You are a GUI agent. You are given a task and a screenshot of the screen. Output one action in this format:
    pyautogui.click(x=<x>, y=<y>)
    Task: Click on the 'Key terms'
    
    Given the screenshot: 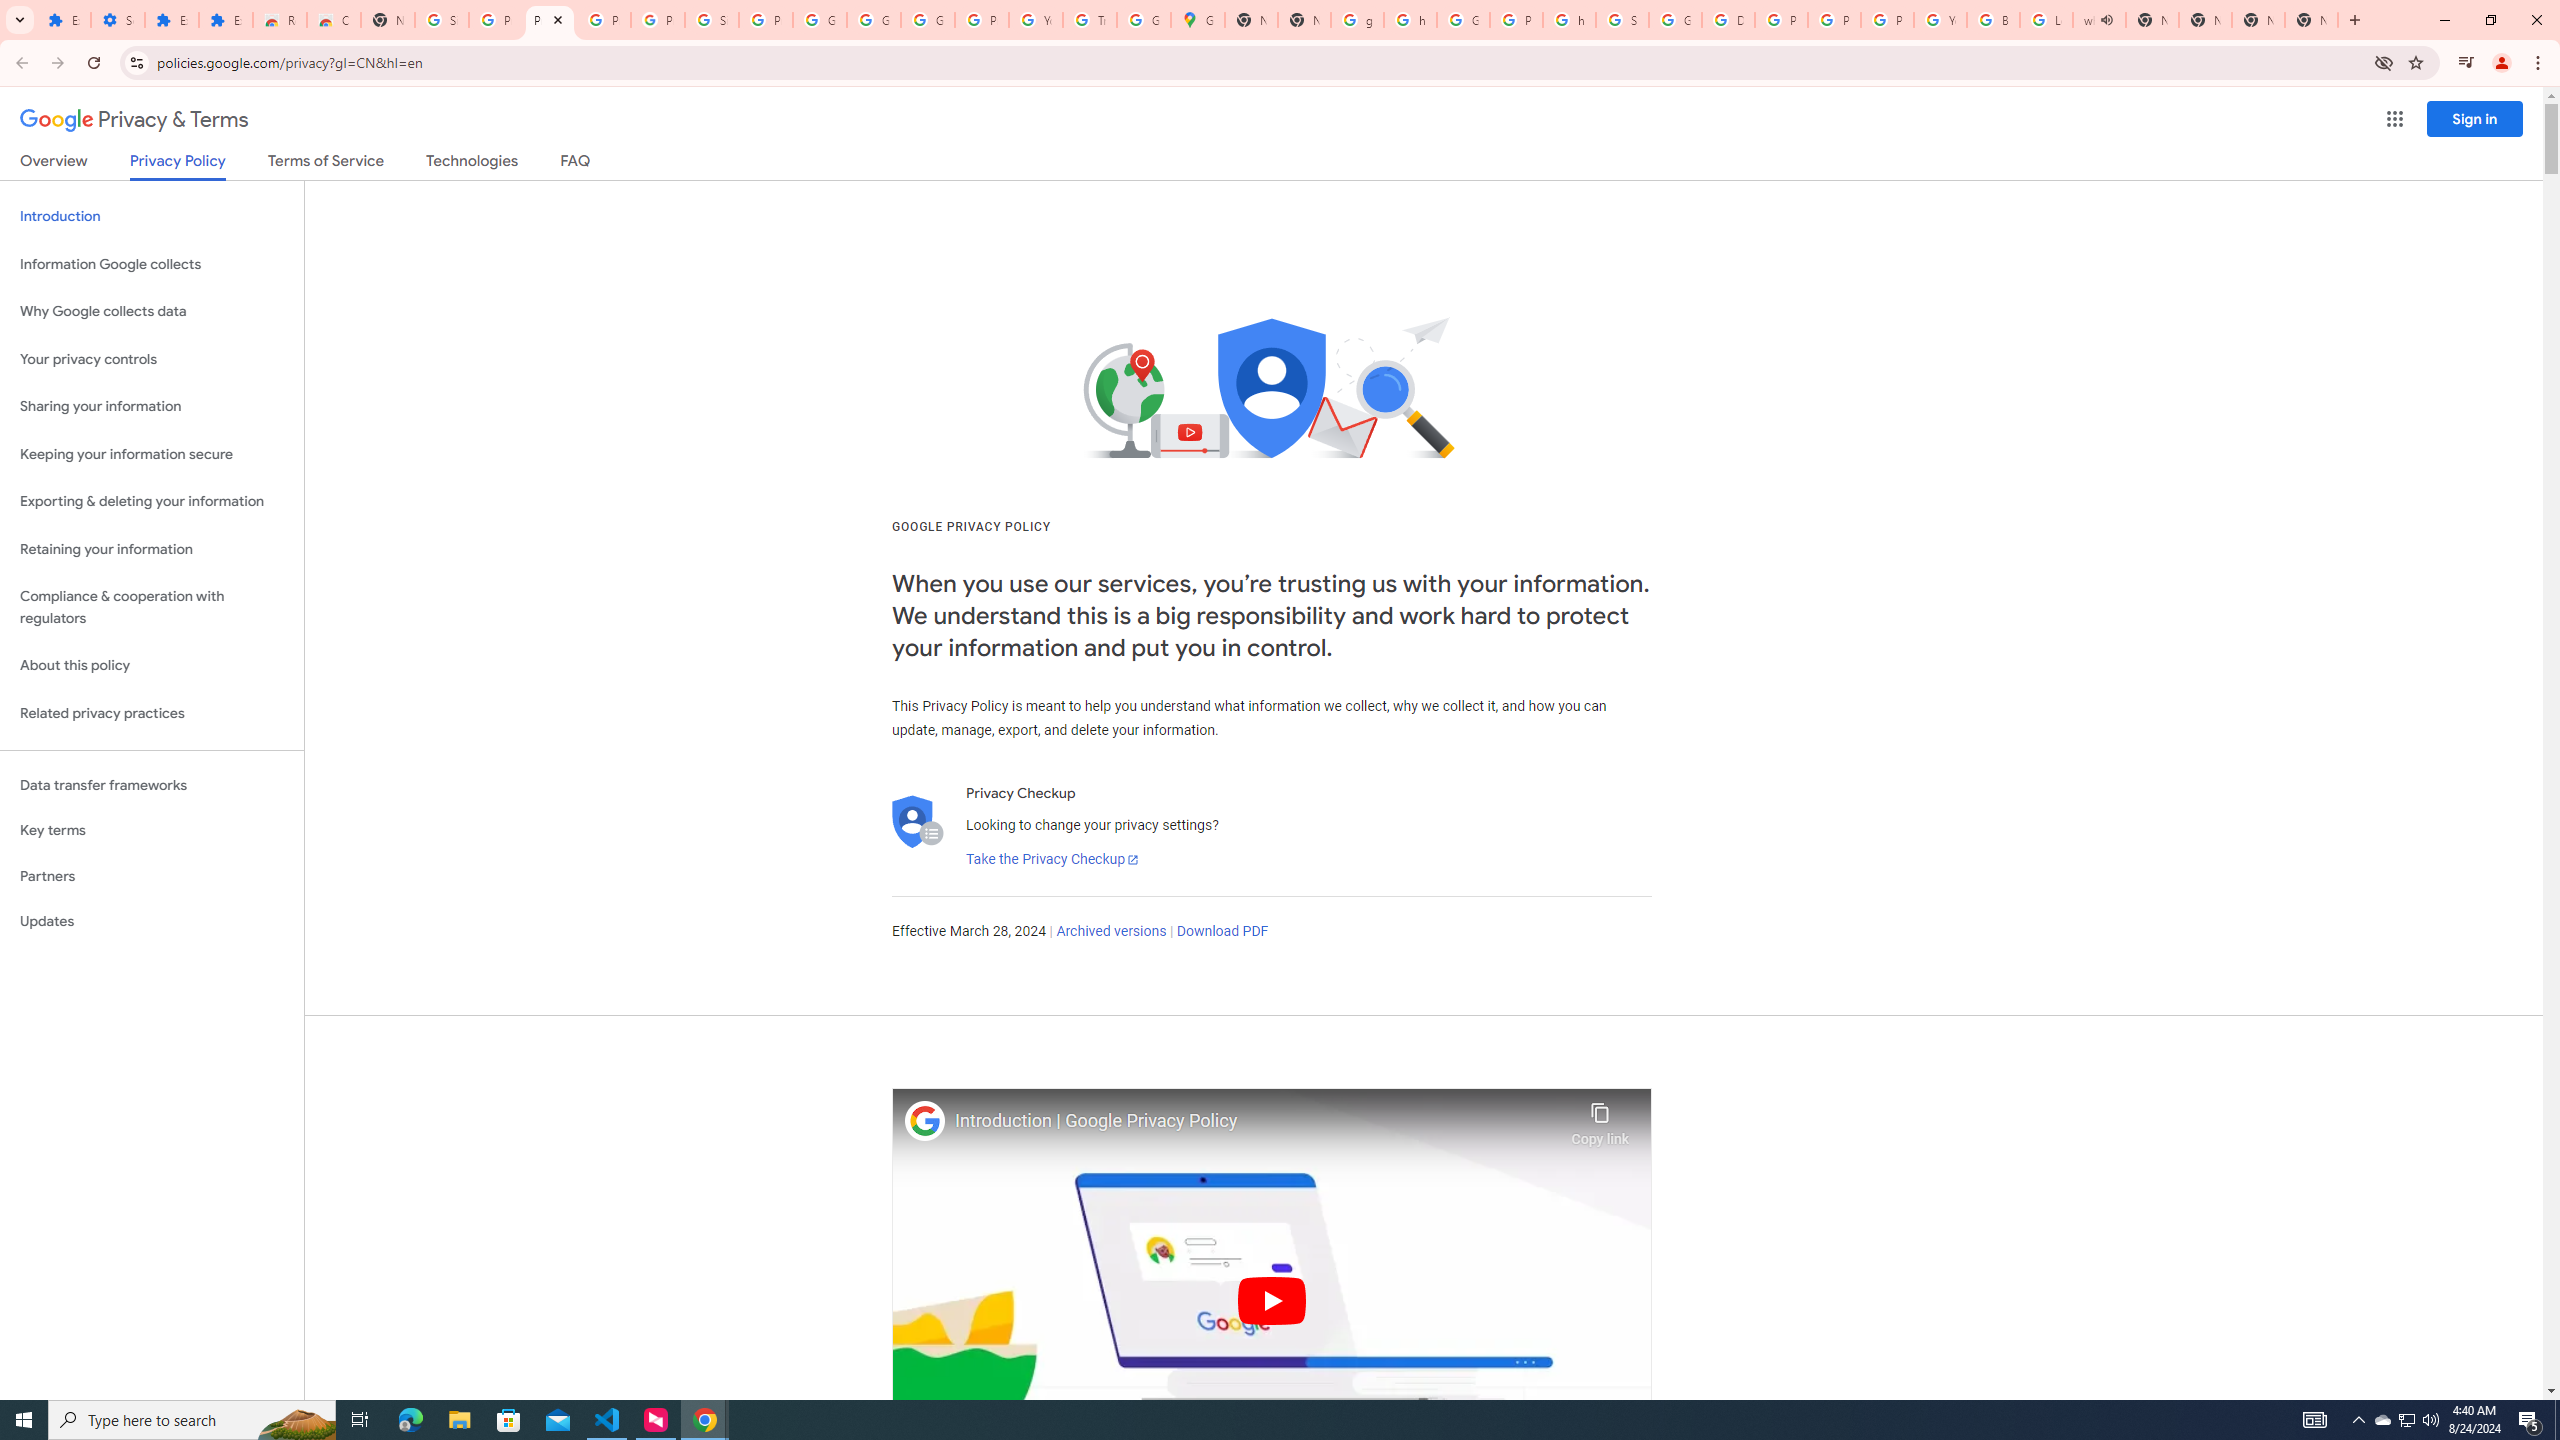 What is the action you would take?
    pyautogui.click(x=151, y=830)
    